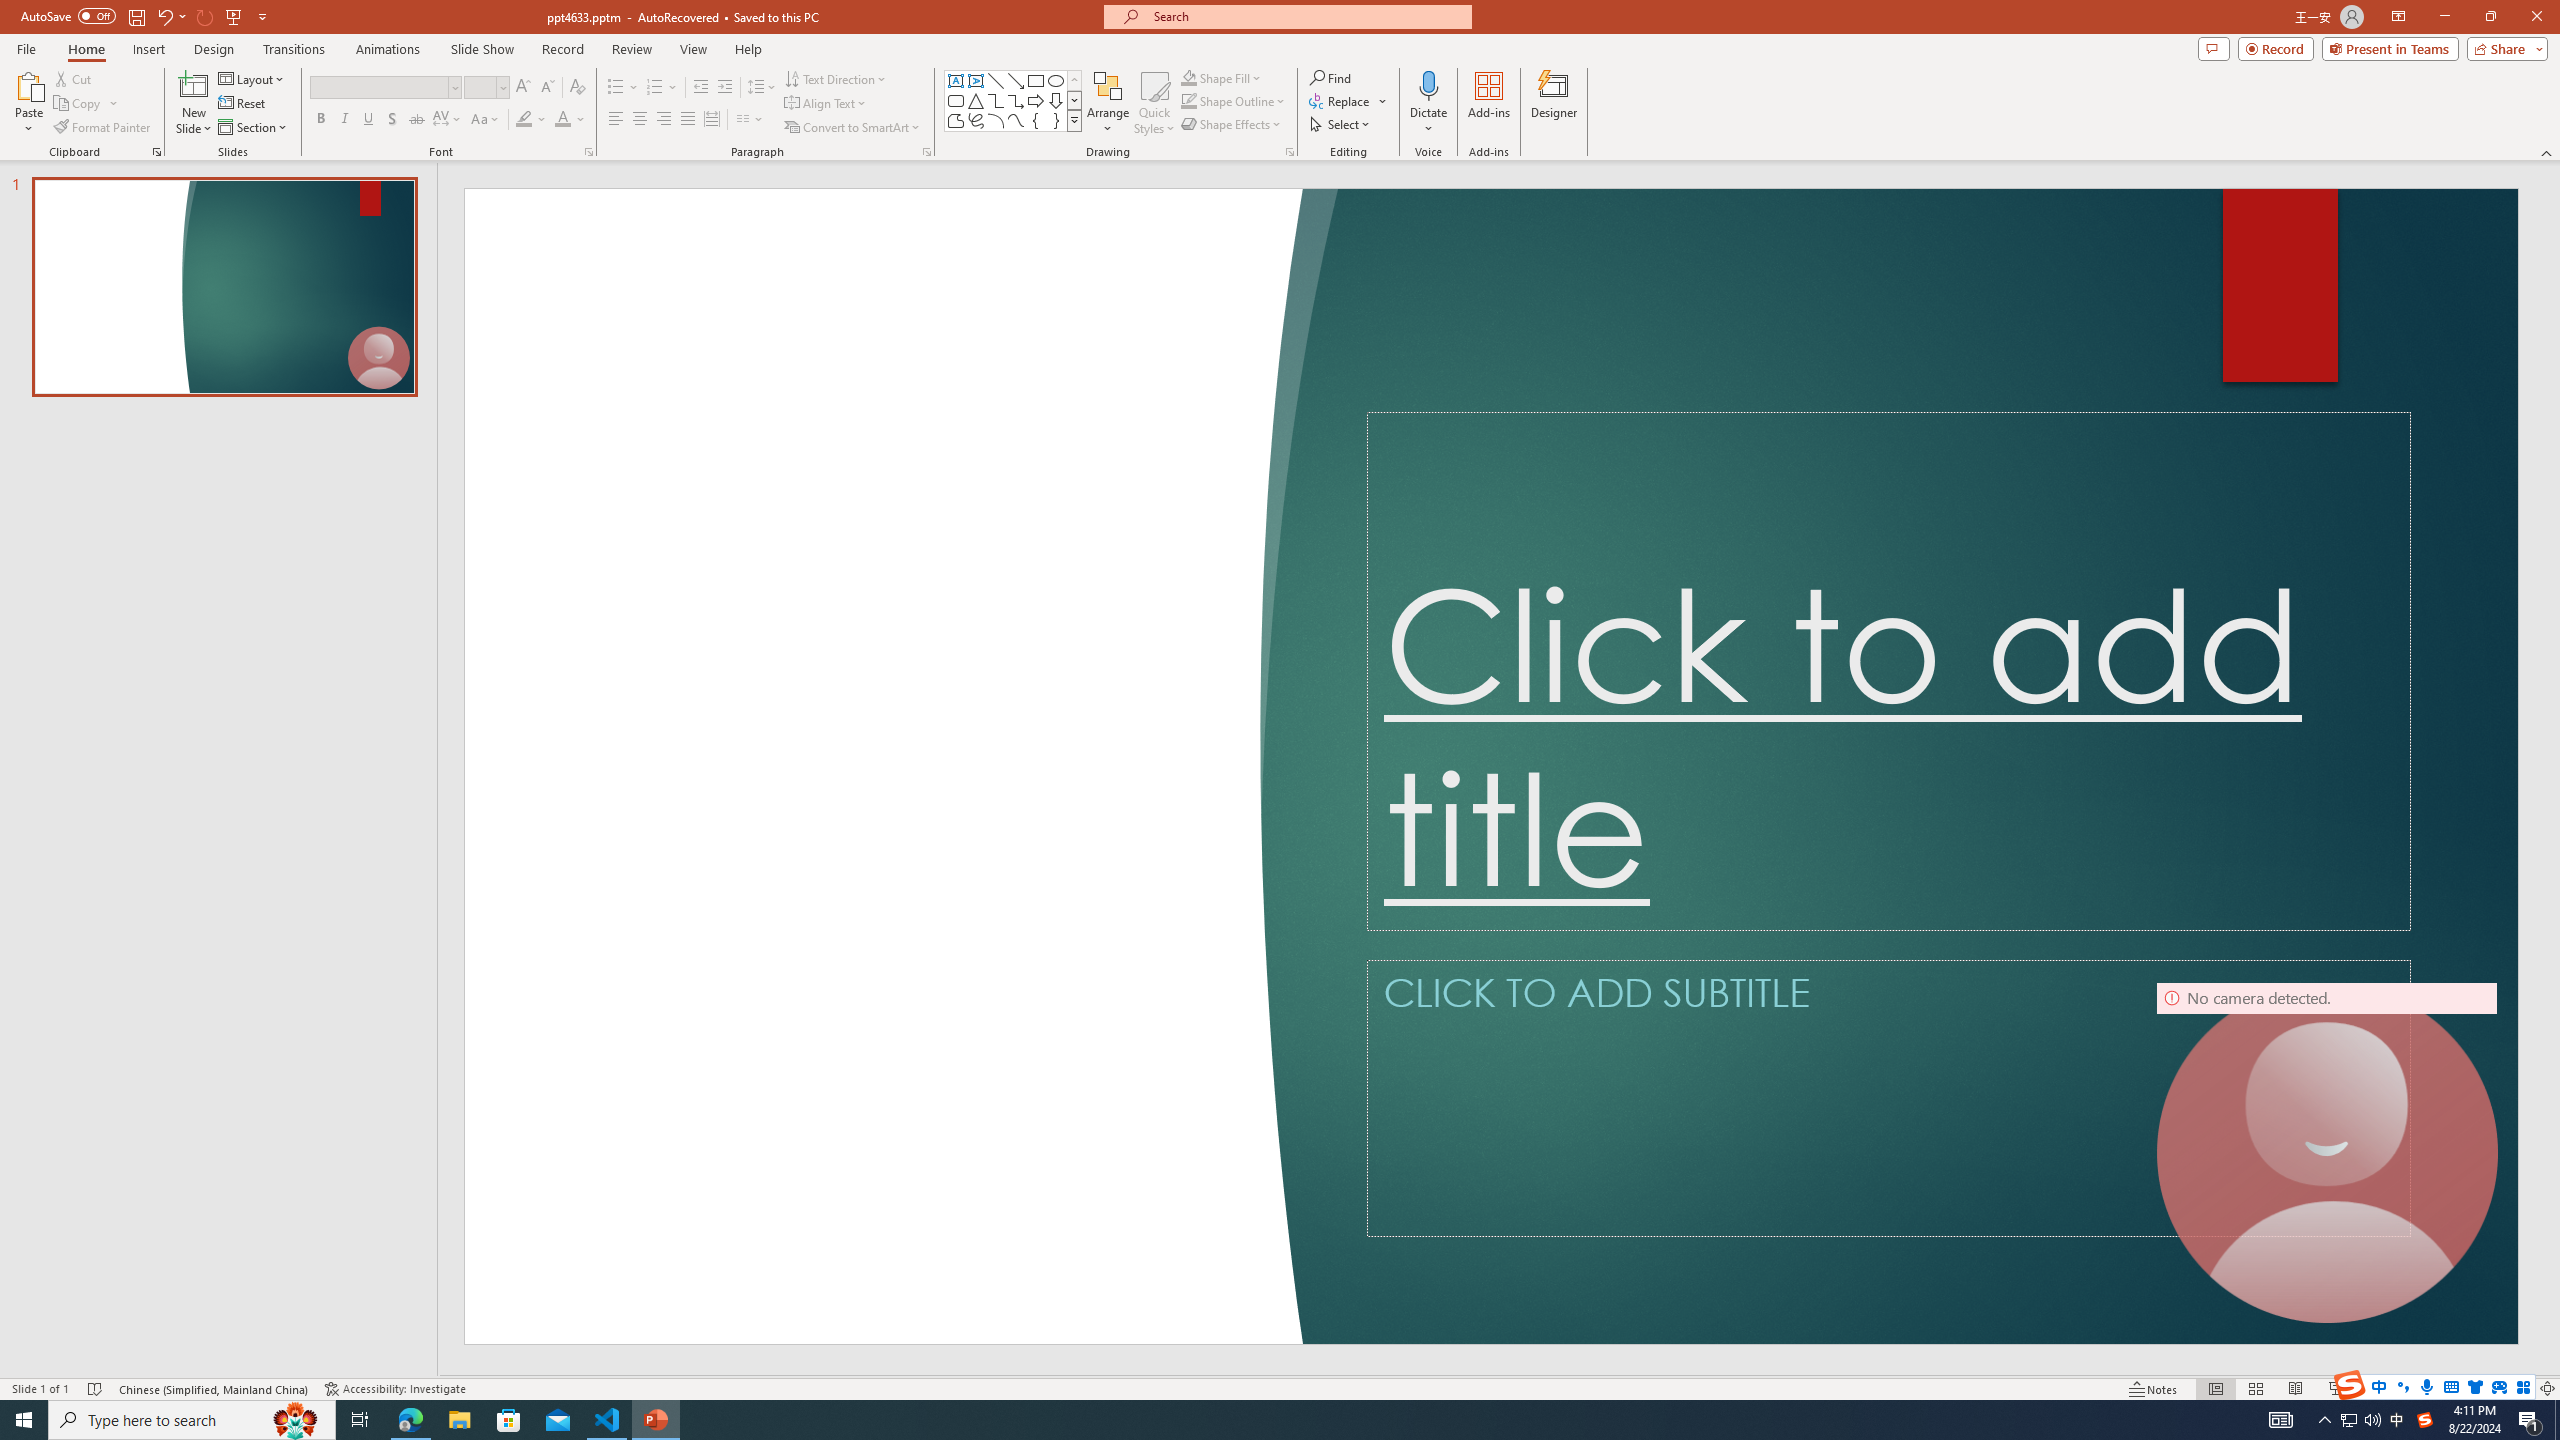 Image resolution: width=2560 pixels, height=1440 pixels. Describe the element at coordinates (367, 118) in the screenshot. I see `'Underline'` at that location.